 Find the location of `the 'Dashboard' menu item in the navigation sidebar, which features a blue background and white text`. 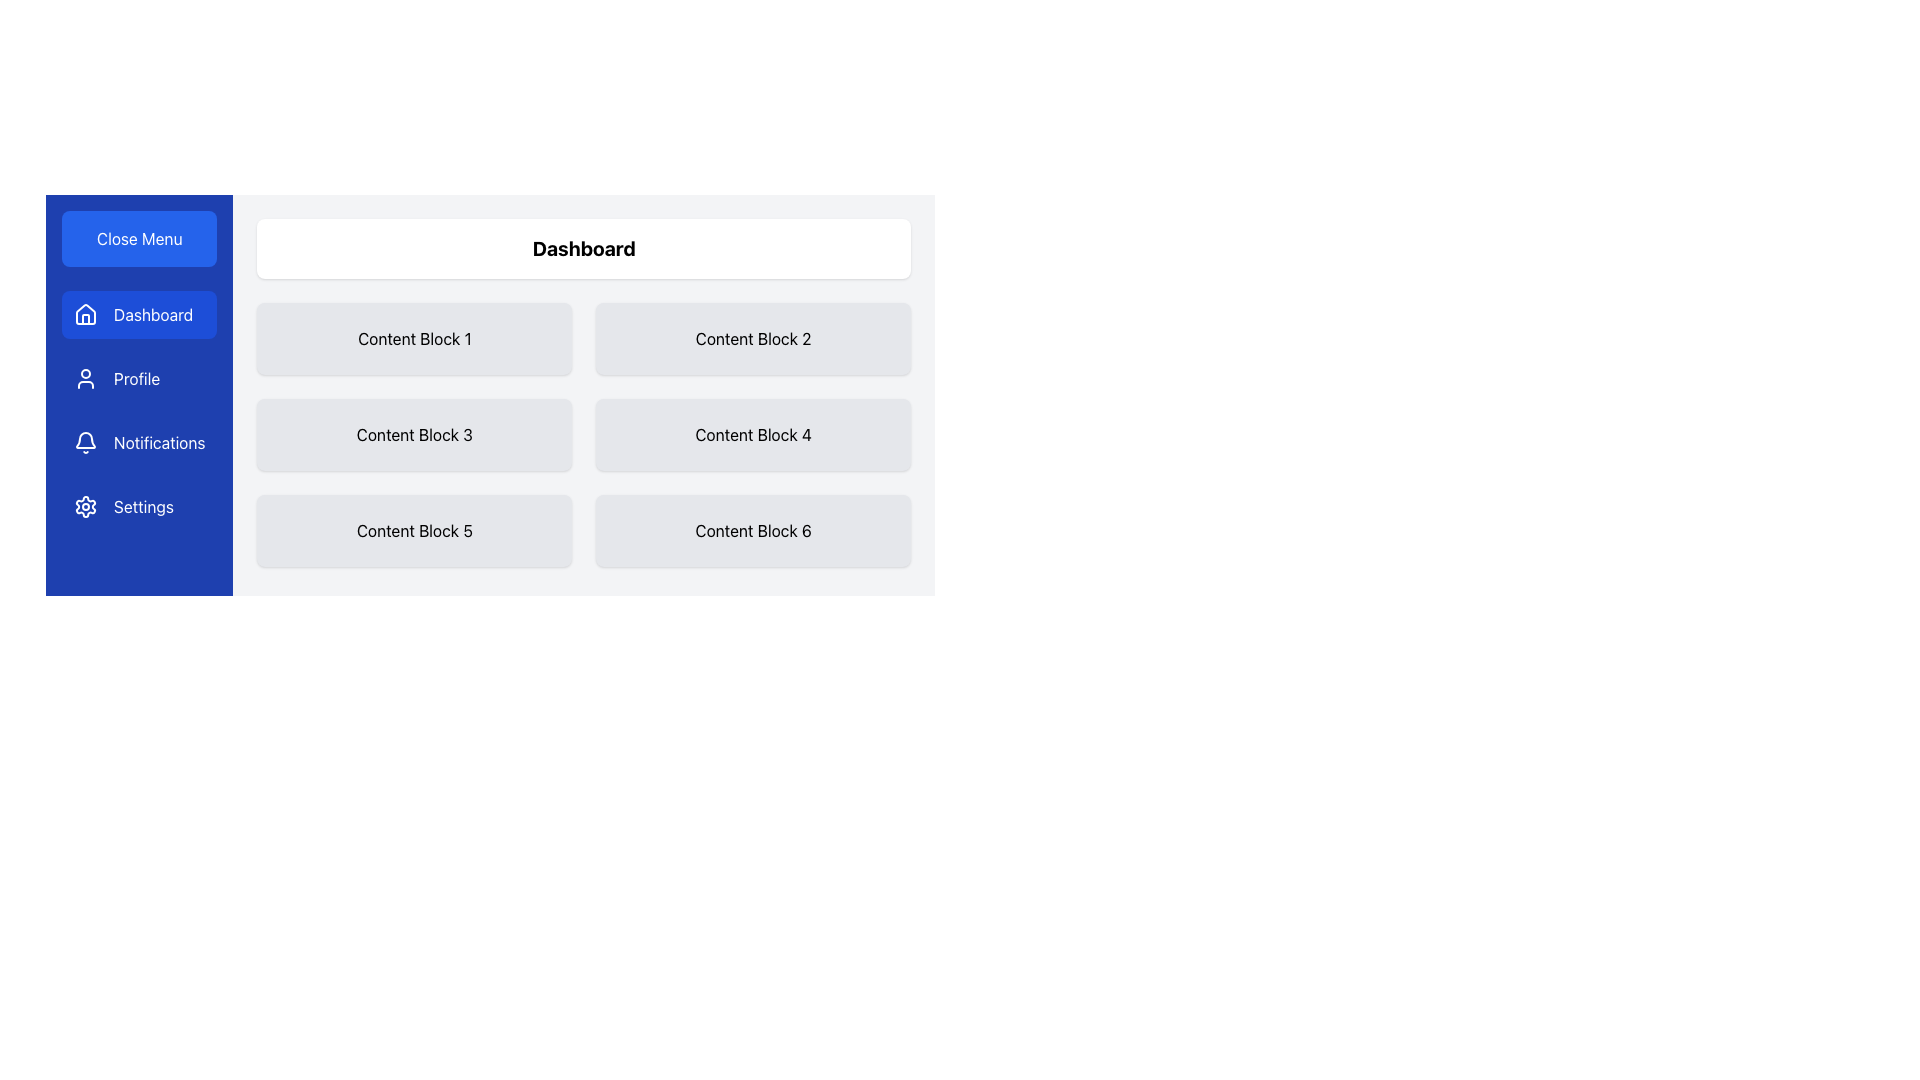

the 'Dashboard' menu item in the navigation sidebar, which features a blue background and white text is located at coordinates (138, 315).